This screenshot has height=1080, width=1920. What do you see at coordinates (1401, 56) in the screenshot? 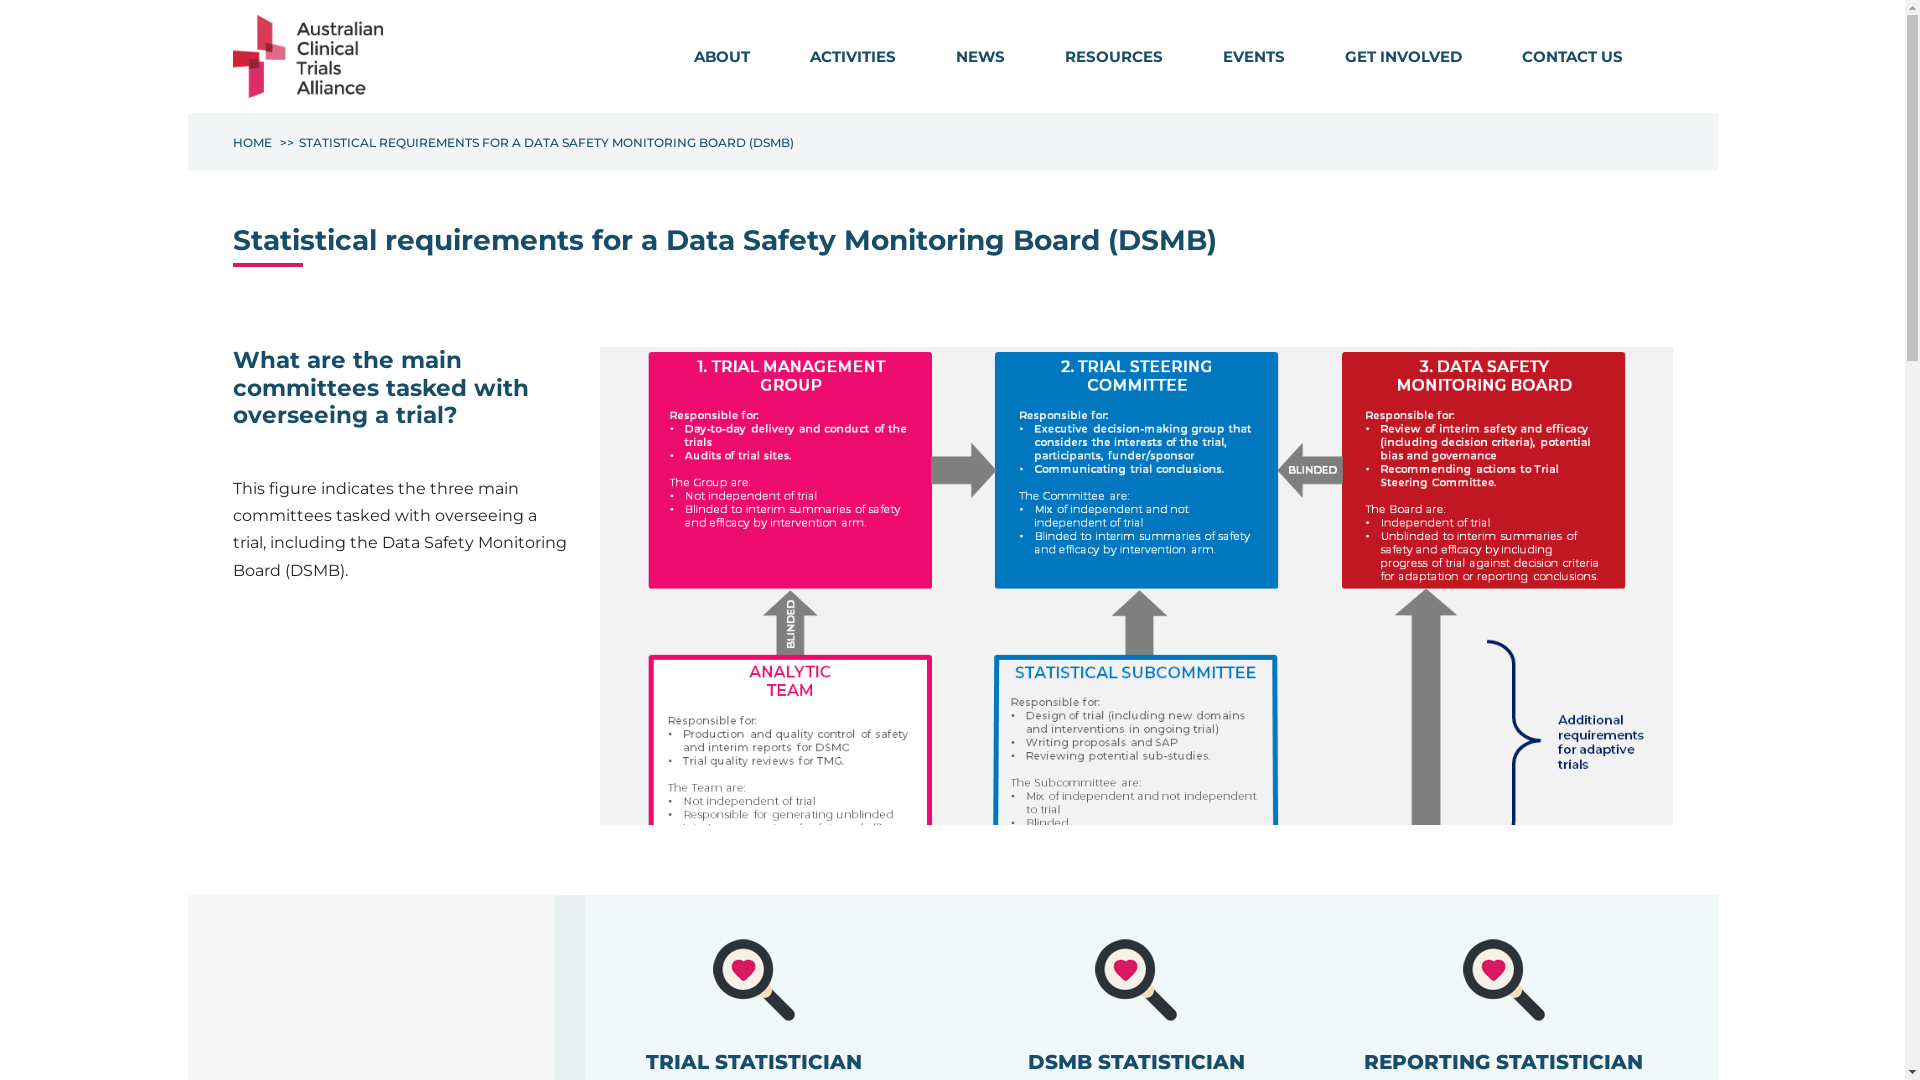
I see `'GET INVOLVED'` at bounding box center [1401, 56].